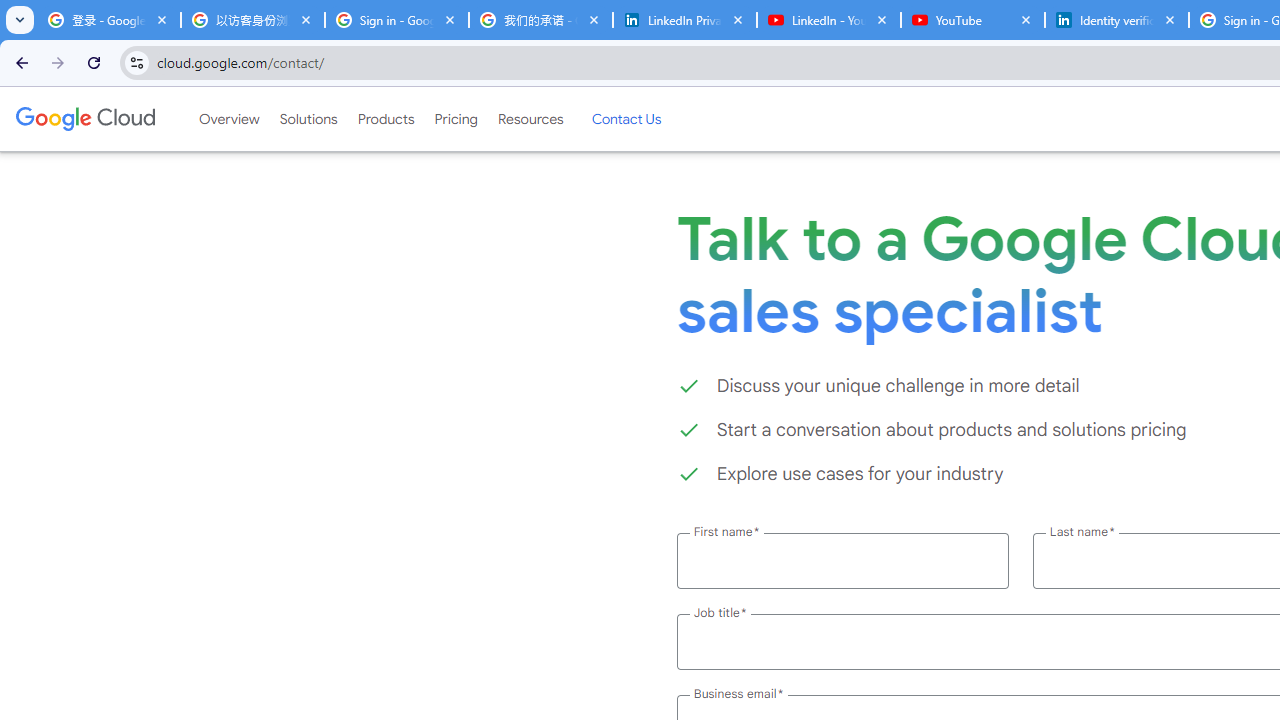  What do you see at coordinates (842, 560) in the screenshot?
I see `'First name *'` at bounding box center [842, 560].